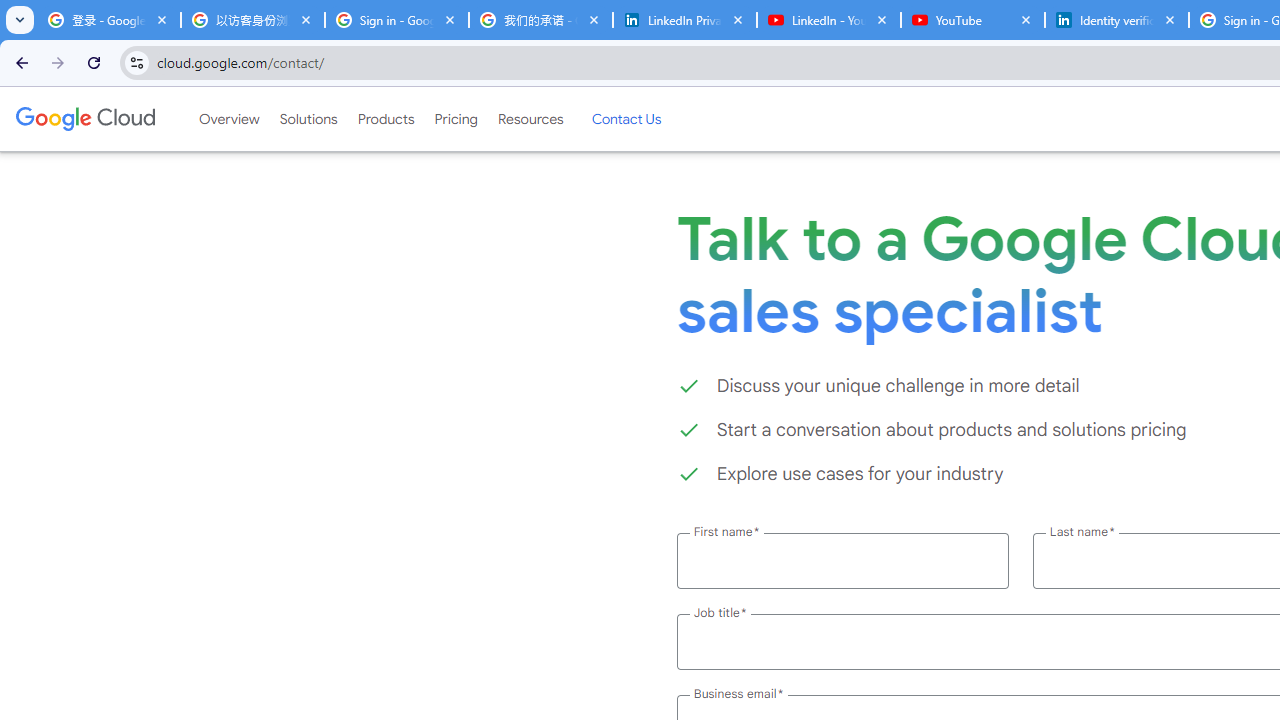  What do you see at coordinates (842, 560) in the screenshot?
I see `'First name *'` at bounding box center [842, 560].